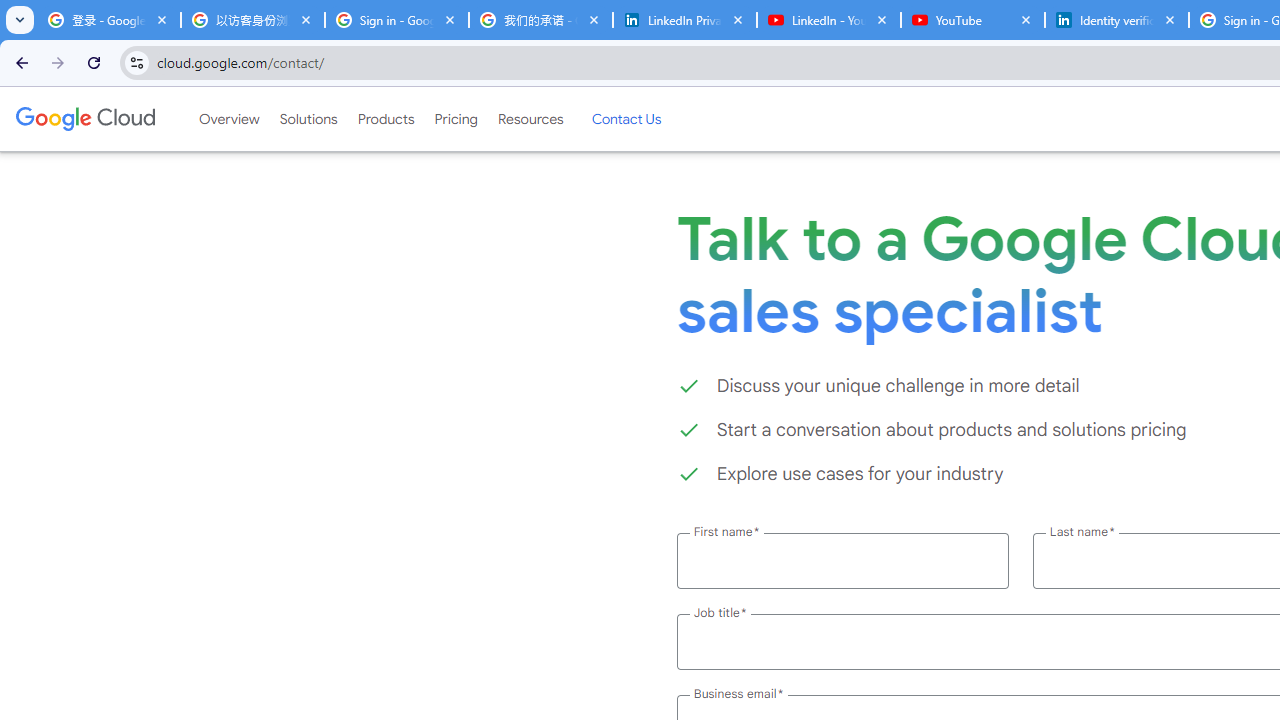  What do you see at coordinates (842, 560) in the screenshot?
I see `'First name *'` at bounding box center [842, 560].